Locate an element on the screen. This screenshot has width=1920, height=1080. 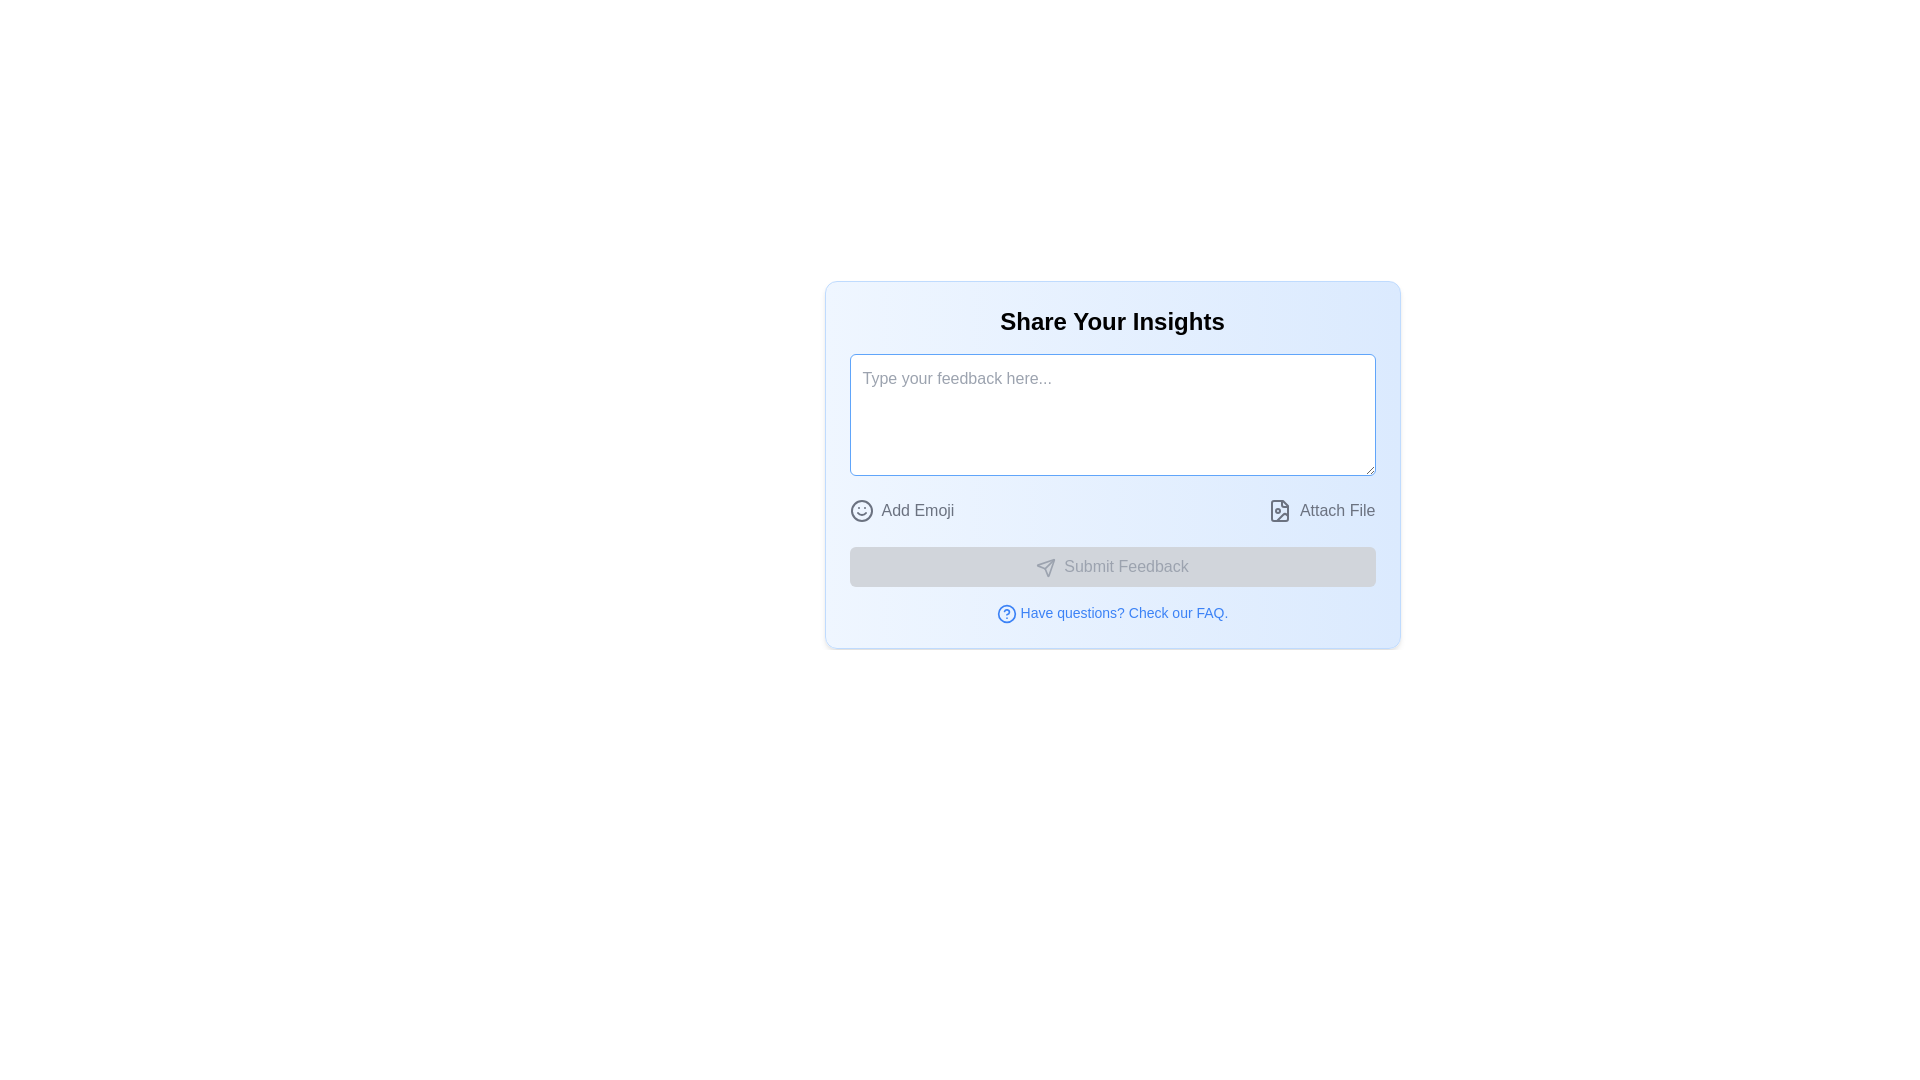
the 'Attach File' button located in the bottom-right of the 'Share Your Insights' panel to initiate the file attachment process is located at coordinates (1337, 509).